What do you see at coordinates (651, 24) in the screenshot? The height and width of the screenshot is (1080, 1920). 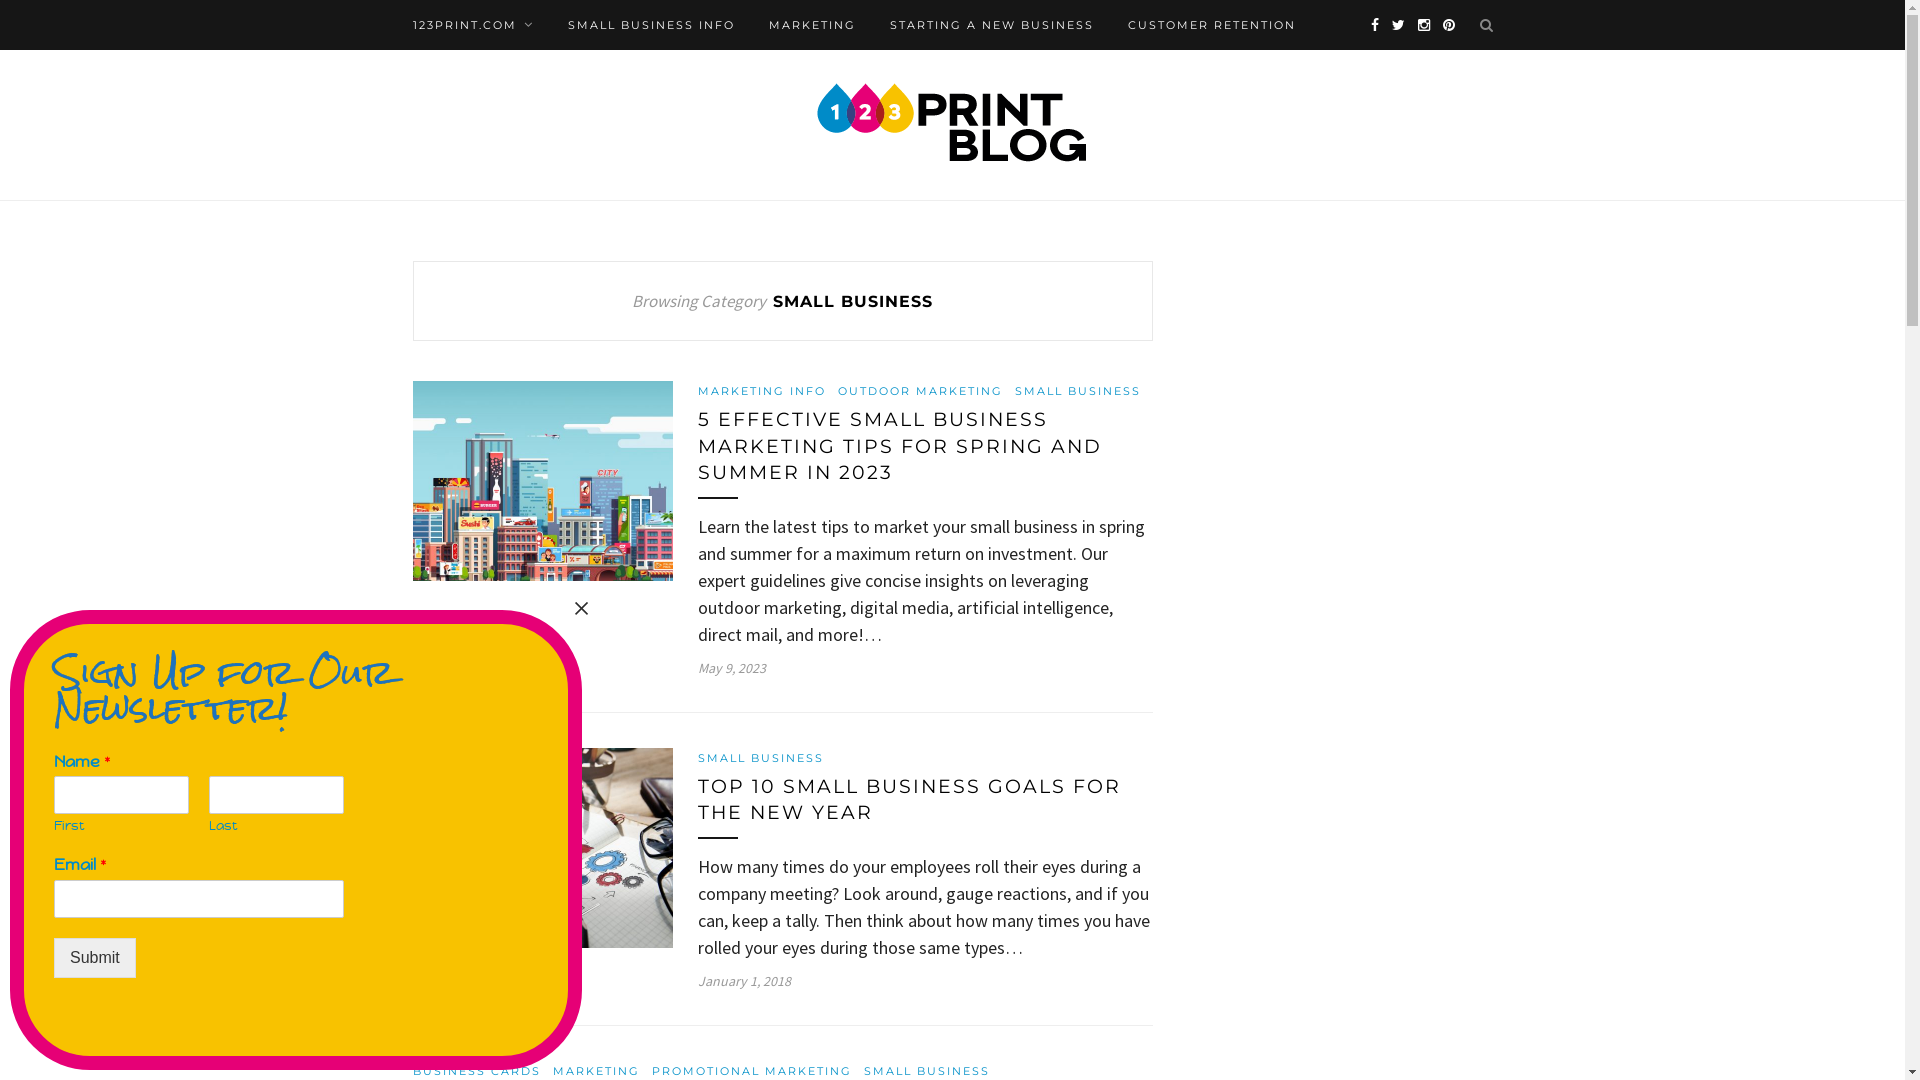 I see `'SMALL BUSINESS INFO'` at bounding box center [651, 24].